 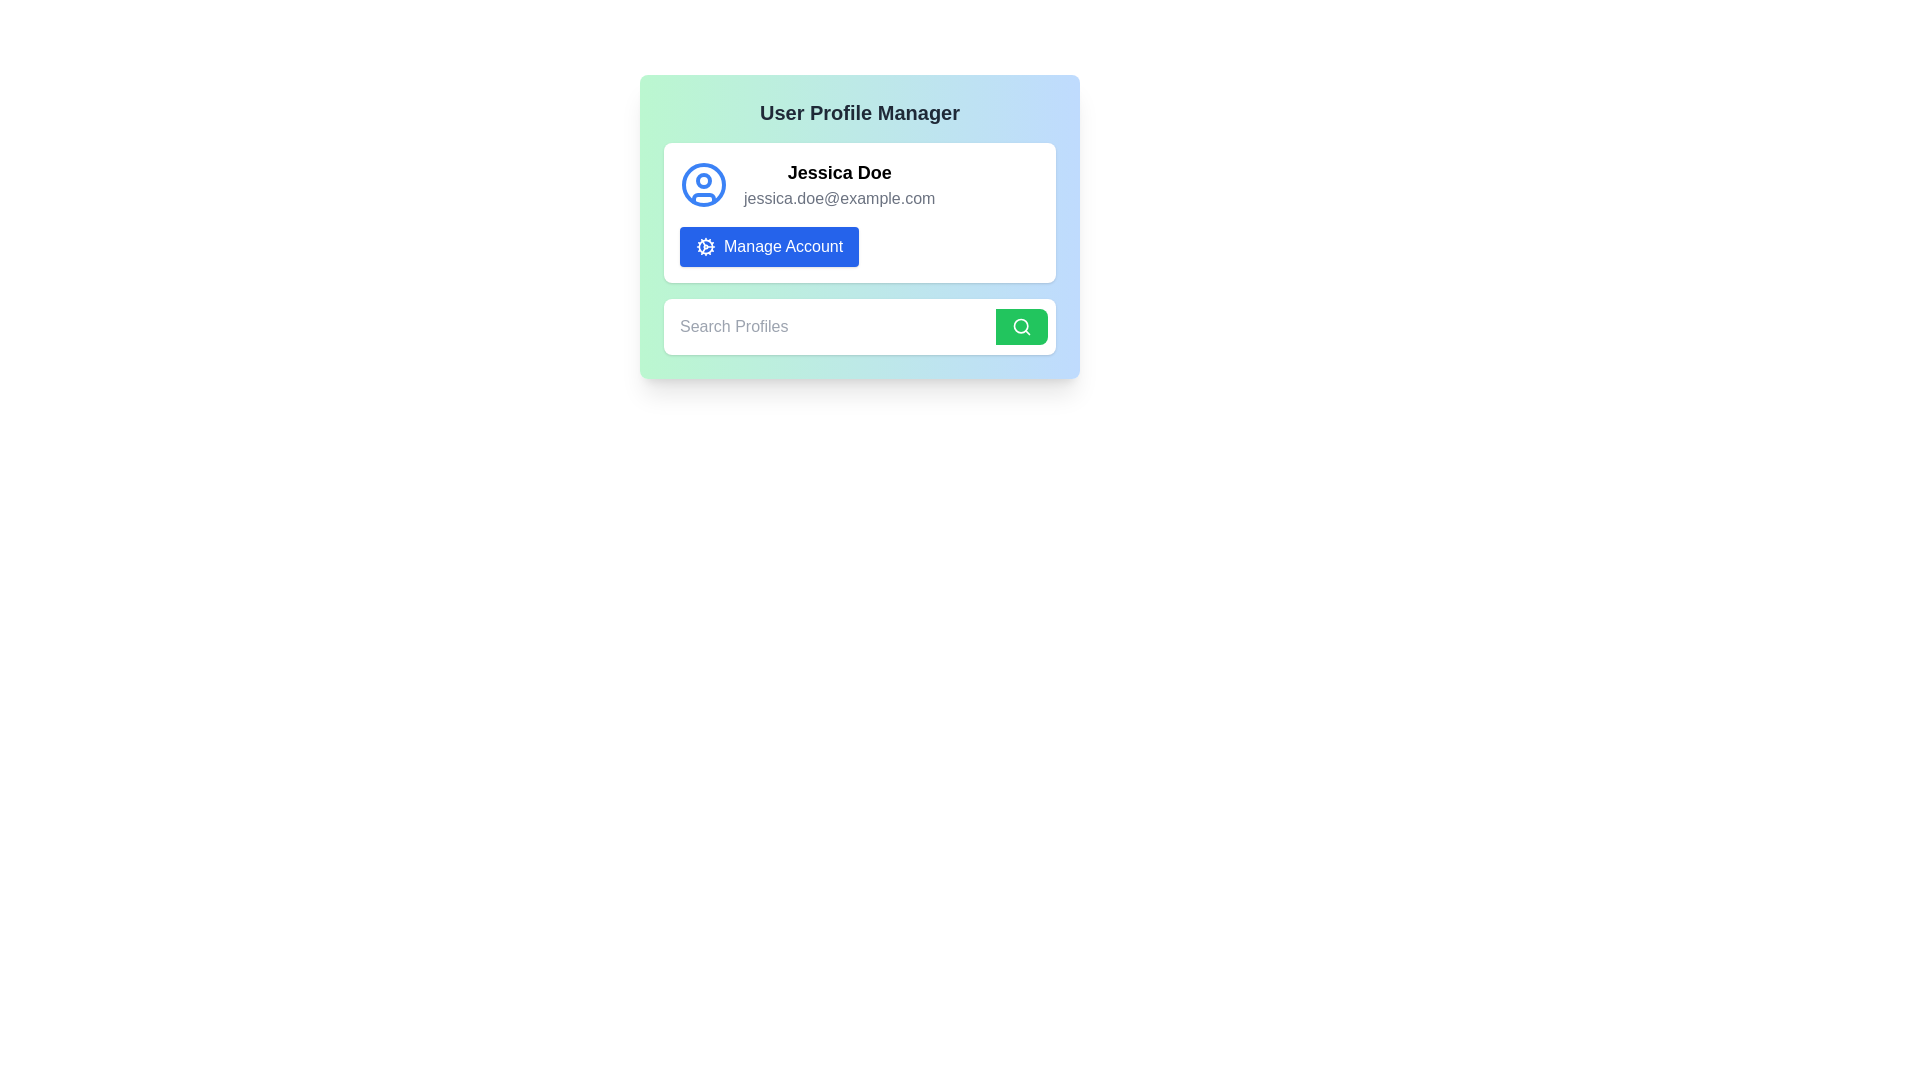 What do you see at coordinates (704, 181) in the screenshot?
I see `the circular element within the user profile icon, which is positioned slightly above the center of the circular frame` at bounding box center [704, 181].